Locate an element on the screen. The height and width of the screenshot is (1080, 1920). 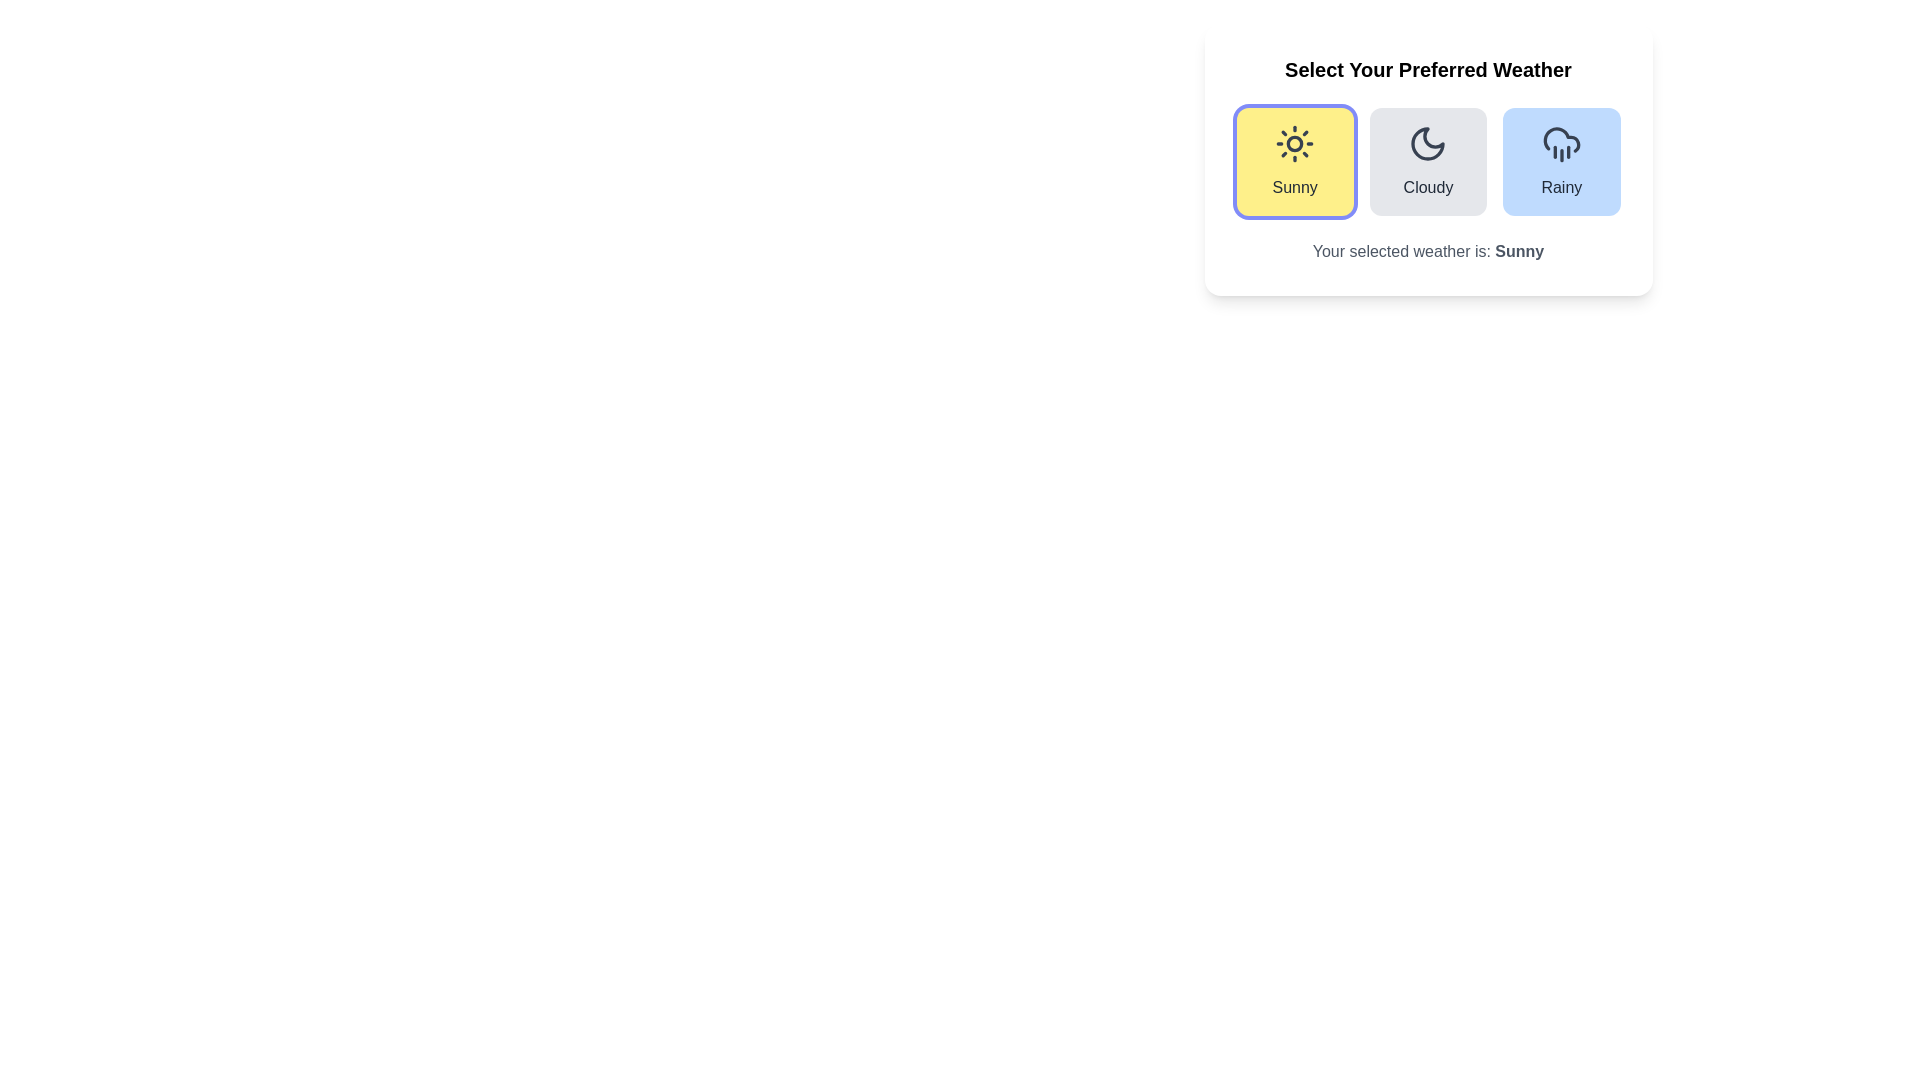
the sunny weather icon located in the highlighted section labeled 'Sunny', which is positioned above the word 'Sunny' in the weather selection panel is located at coordinates (1295, 142).